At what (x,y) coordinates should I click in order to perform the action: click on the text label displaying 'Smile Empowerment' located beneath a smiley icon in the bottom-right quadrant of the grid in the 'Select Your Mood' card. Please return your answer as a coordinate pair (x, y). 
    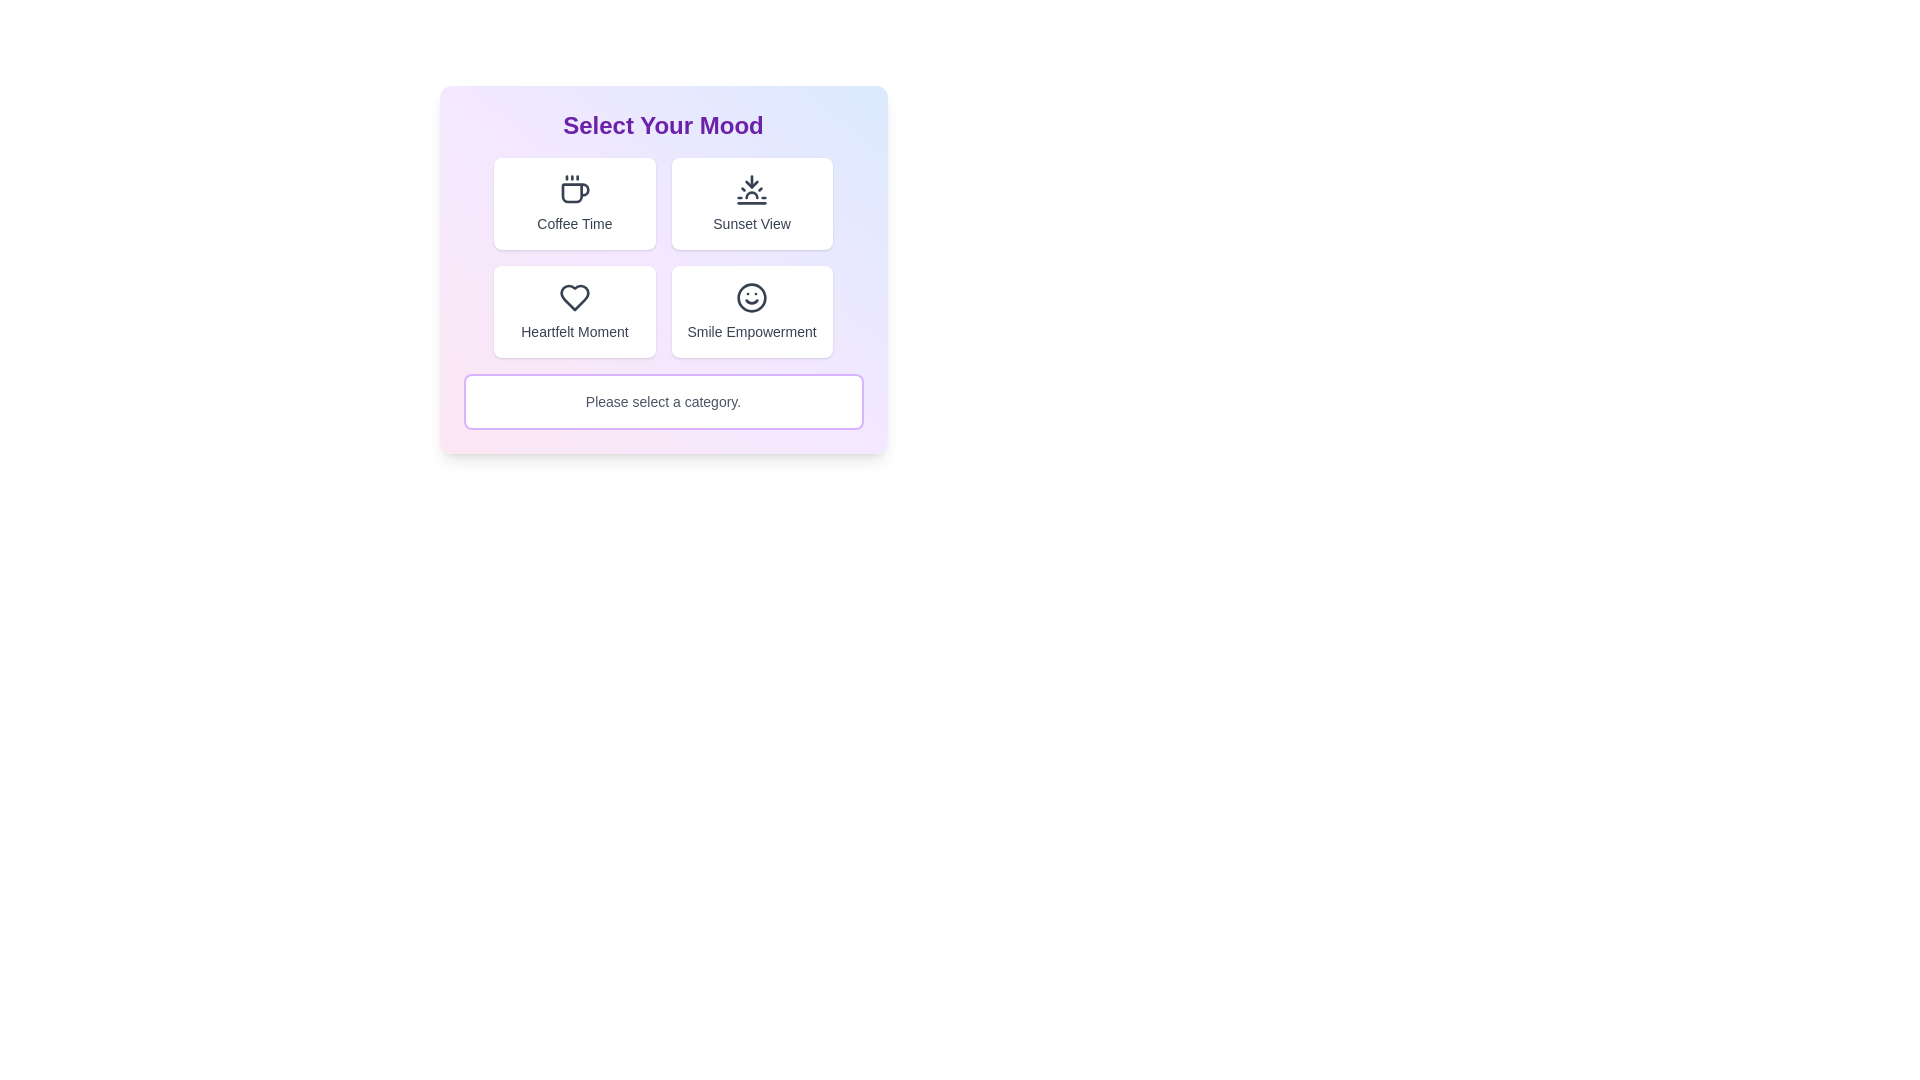
    Looking at the image, I should click on (751, 330).